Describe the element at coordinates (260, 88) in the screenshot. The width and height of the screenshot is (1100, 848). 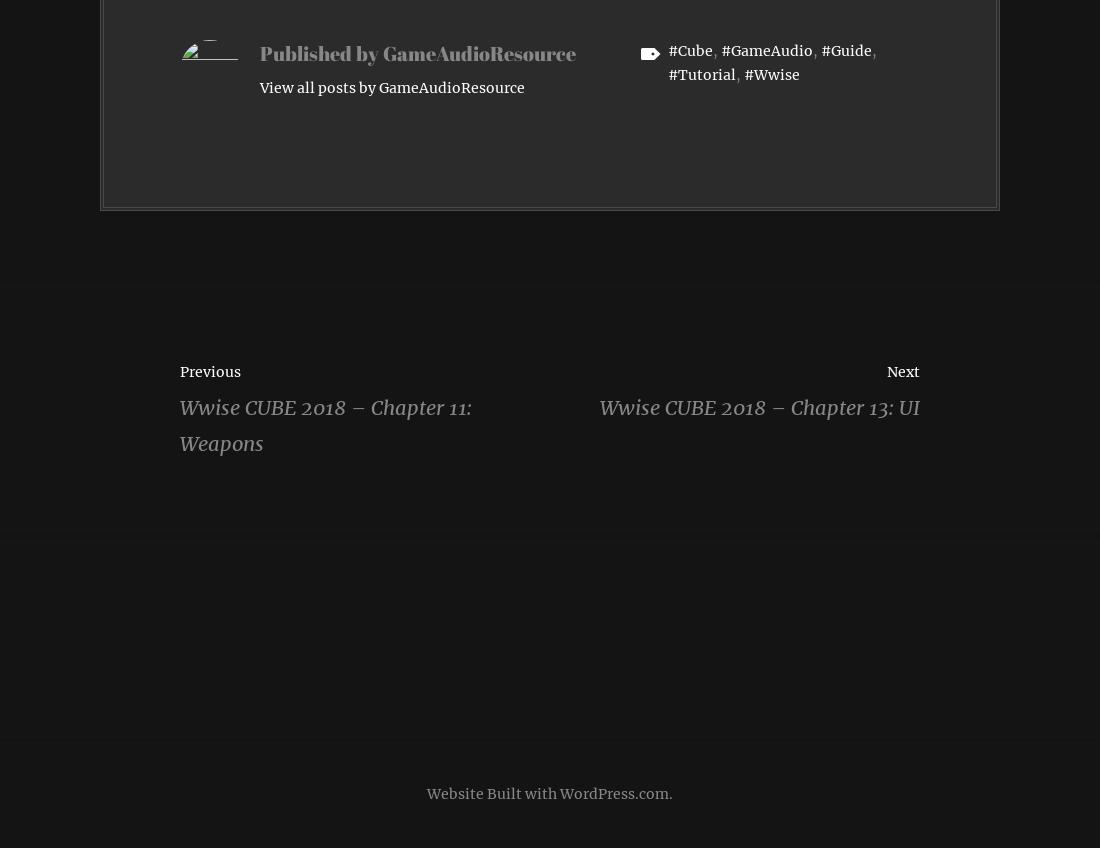
I see `'View all posts by GameAudioResource'` at that location.